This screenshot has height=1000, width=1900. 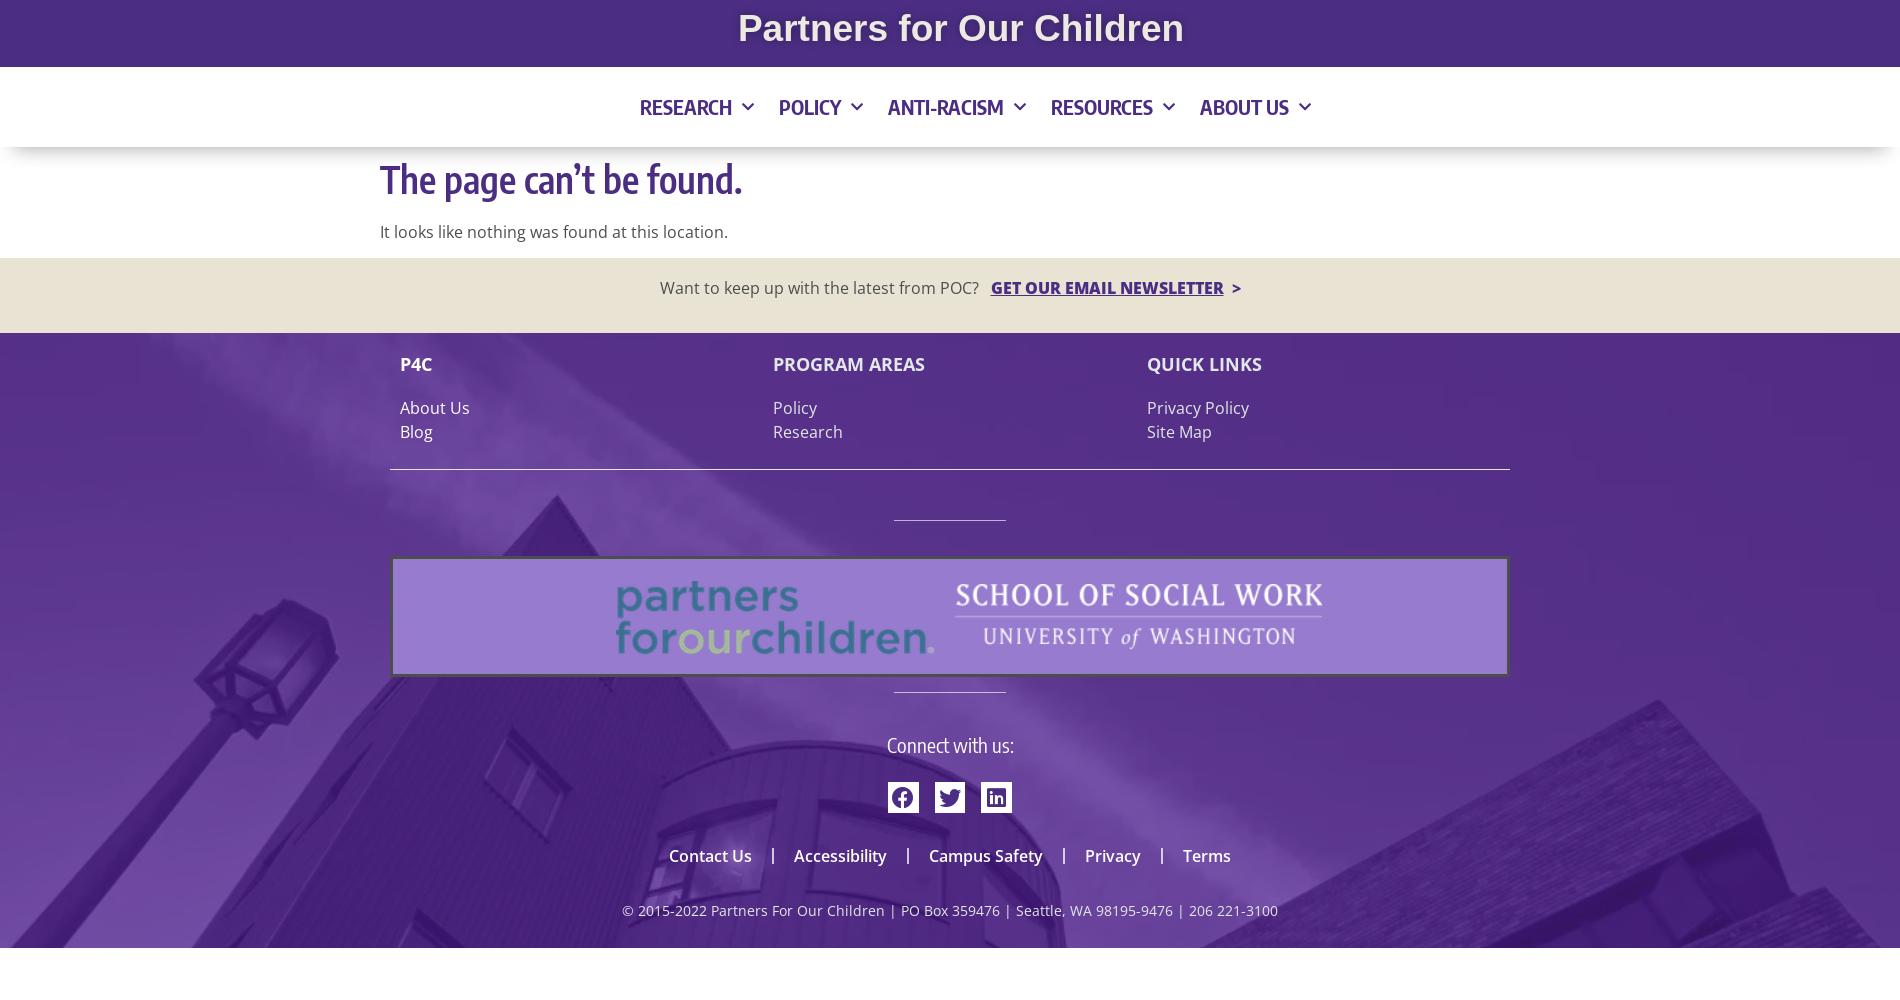 What do you see at coordinates (821, 288) in the screenshot?
I see `'Want to keep up with the latest from POC?'` at bounding box center [821, 288].